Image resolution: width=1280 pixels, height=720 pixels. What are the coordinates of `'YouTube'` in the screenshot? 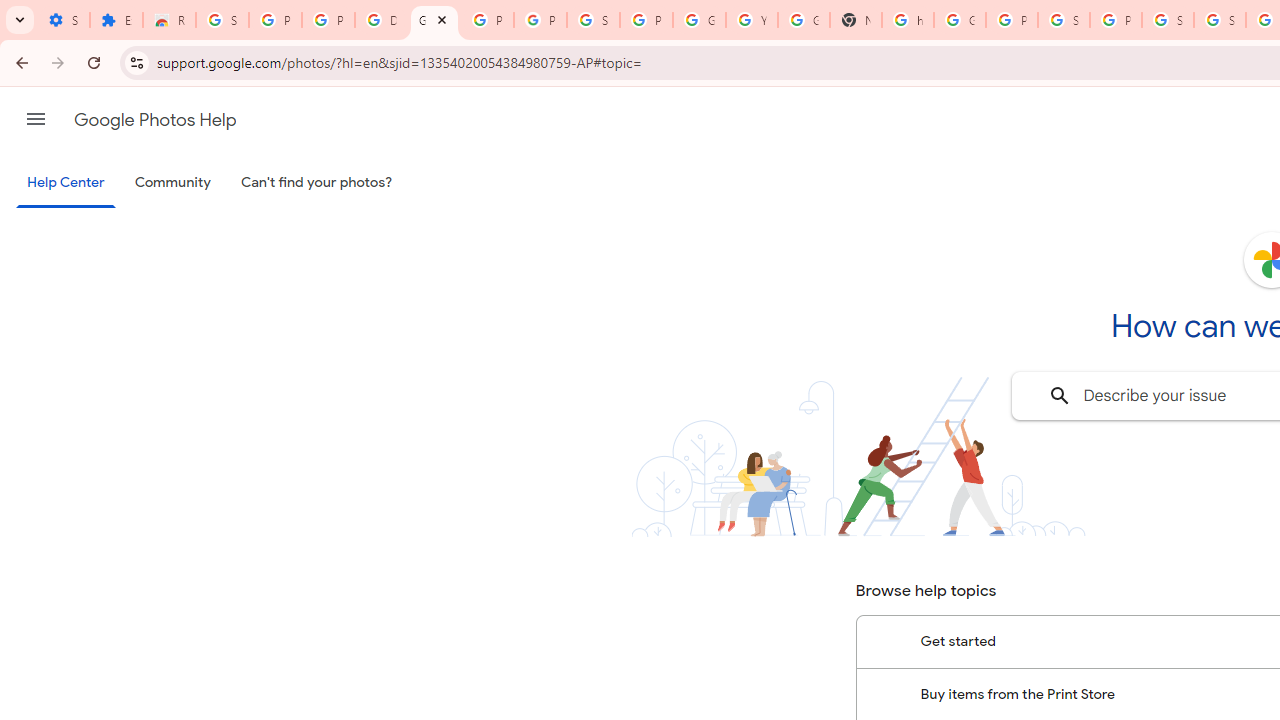 It's located at (751, 20).